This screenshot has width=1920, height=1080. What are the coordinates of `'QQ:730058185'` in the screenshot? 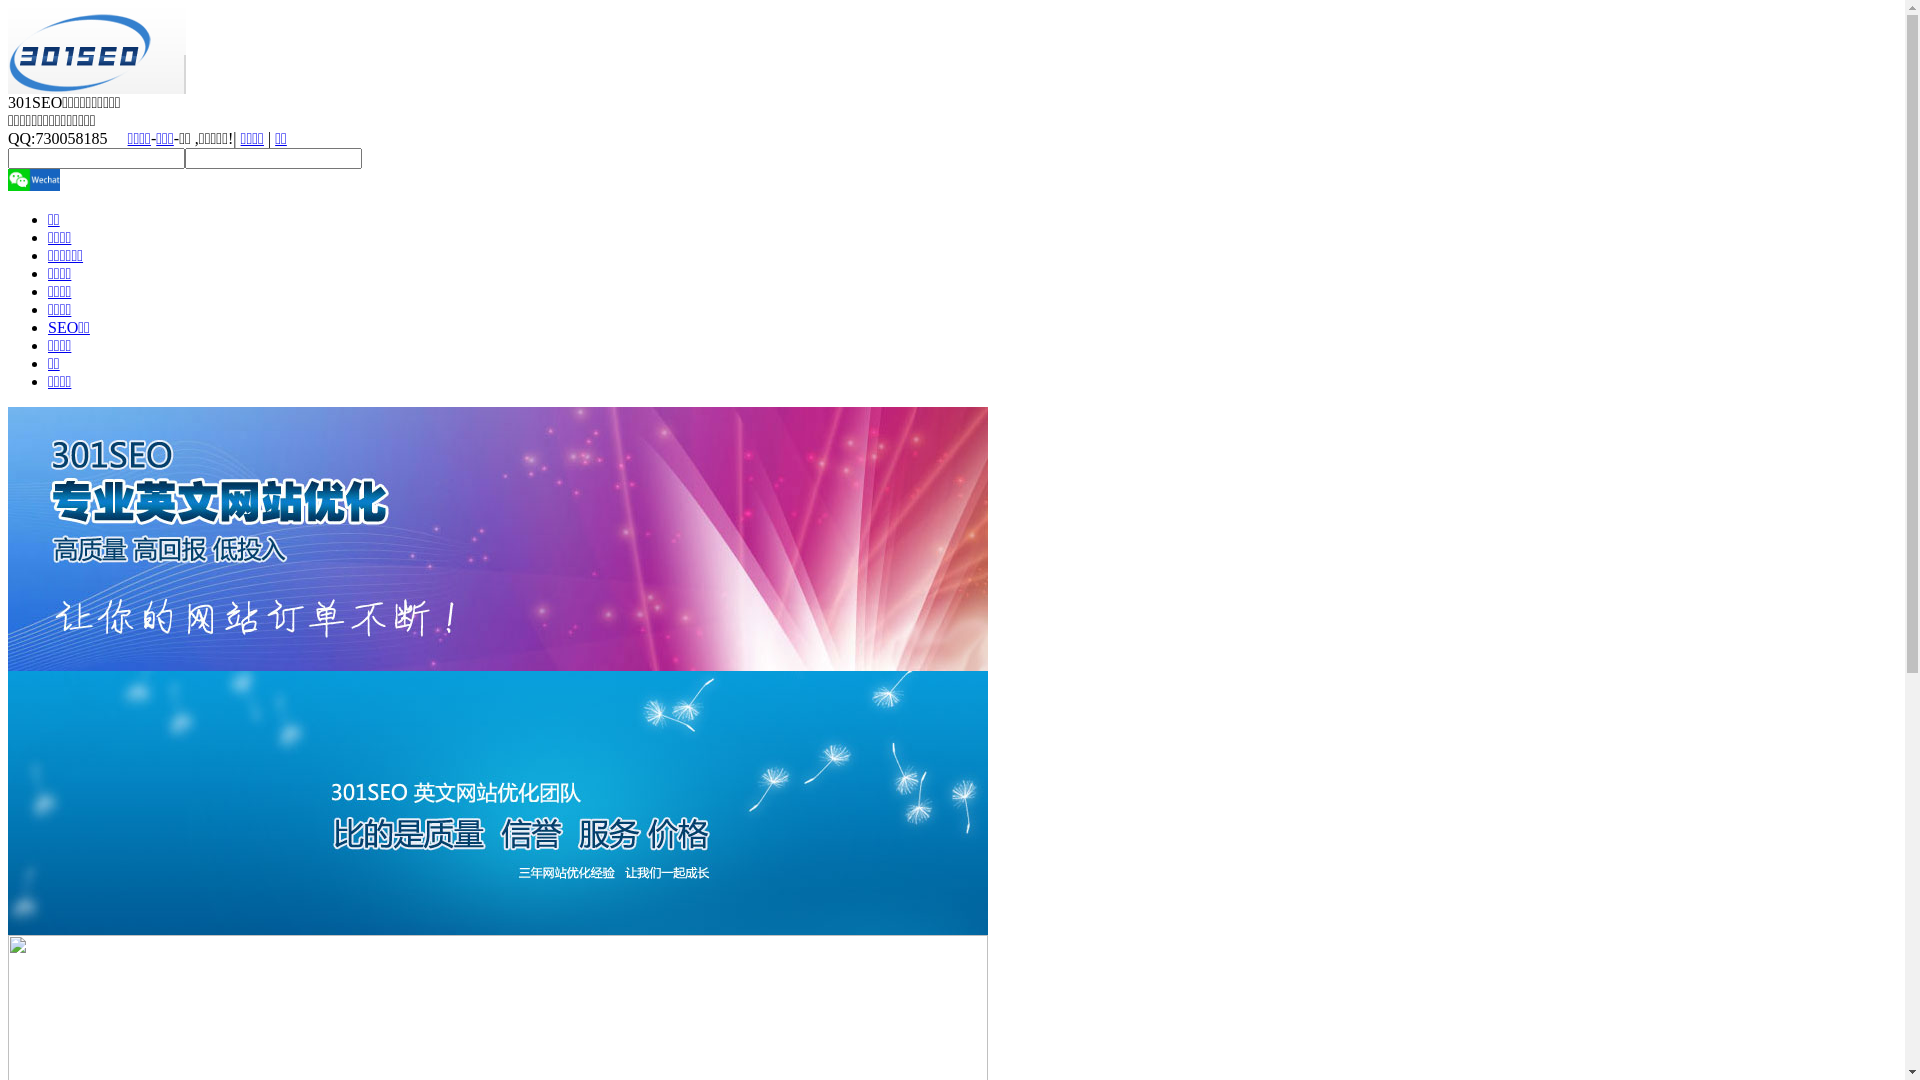 It's located at (8, 137).